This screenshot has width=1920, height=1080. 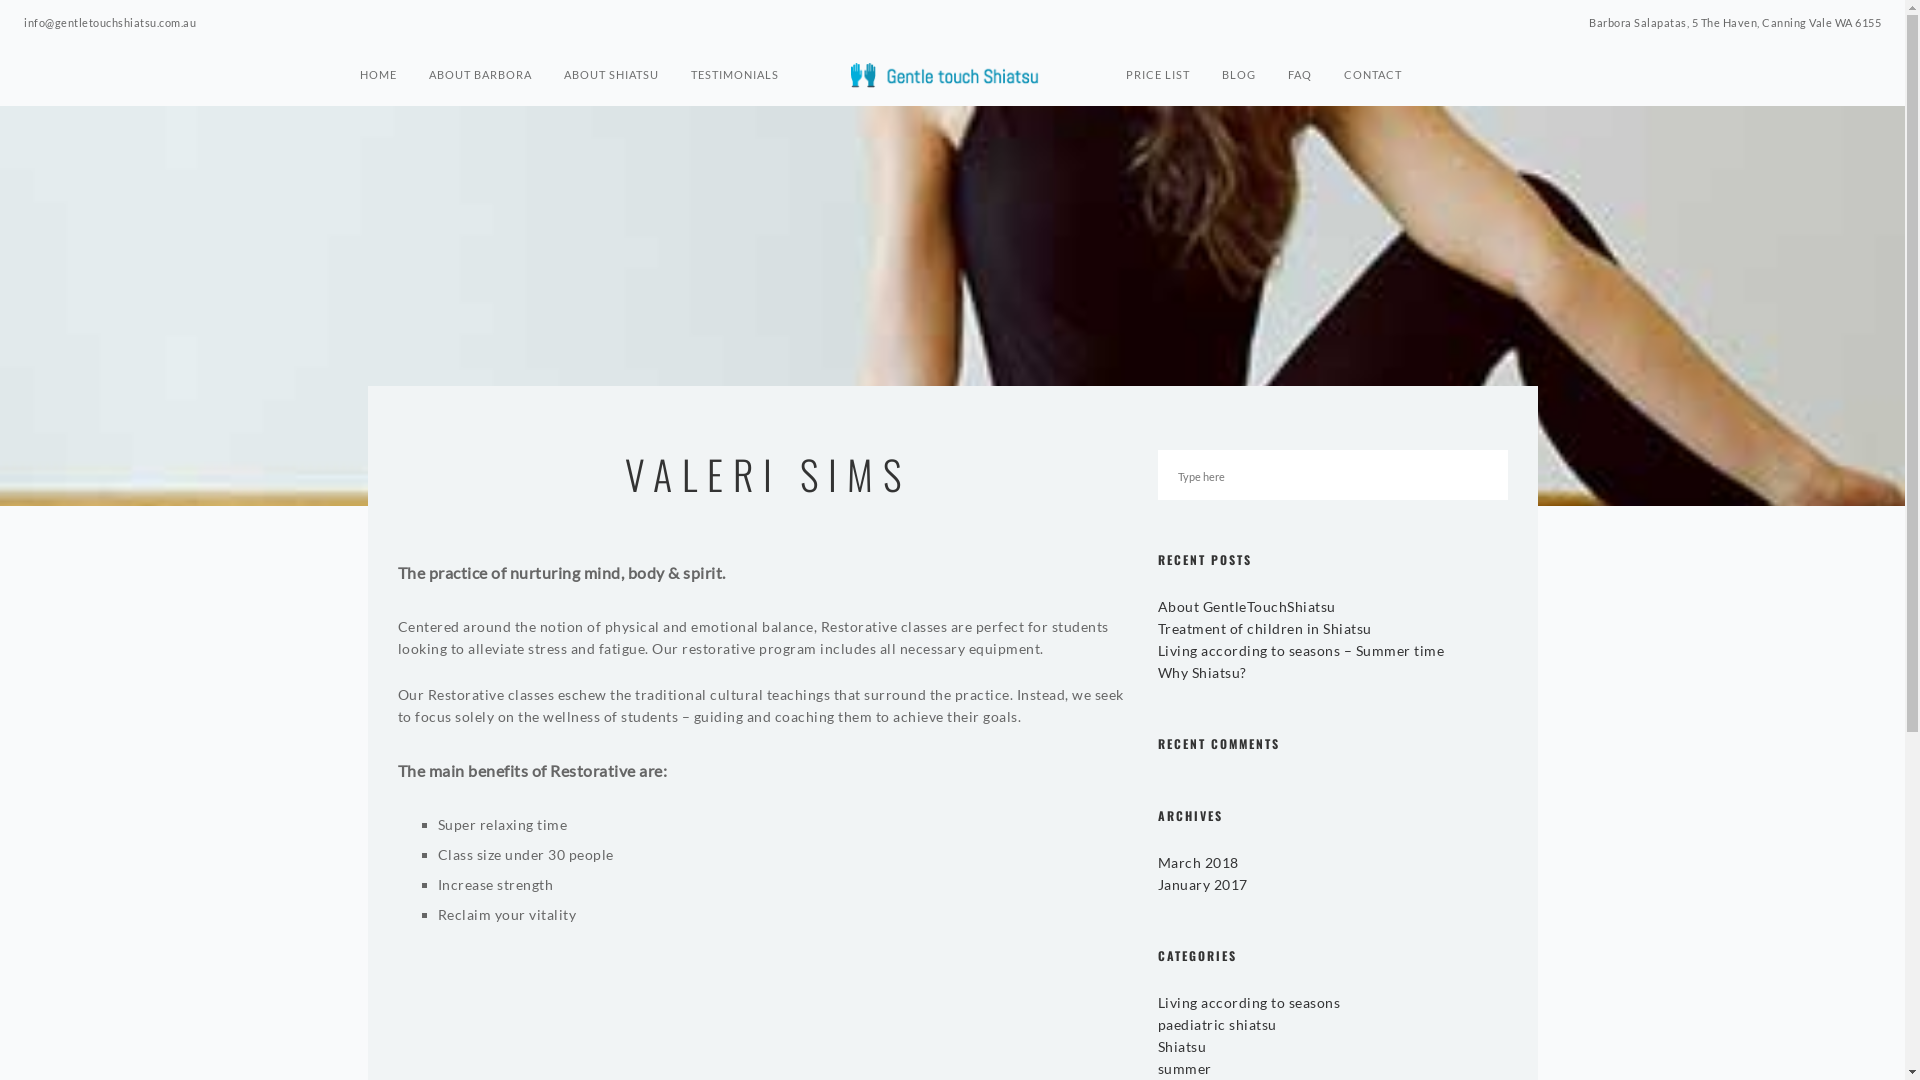 I want to click on 'PRICE LIST', so click(x=1157, y=75).